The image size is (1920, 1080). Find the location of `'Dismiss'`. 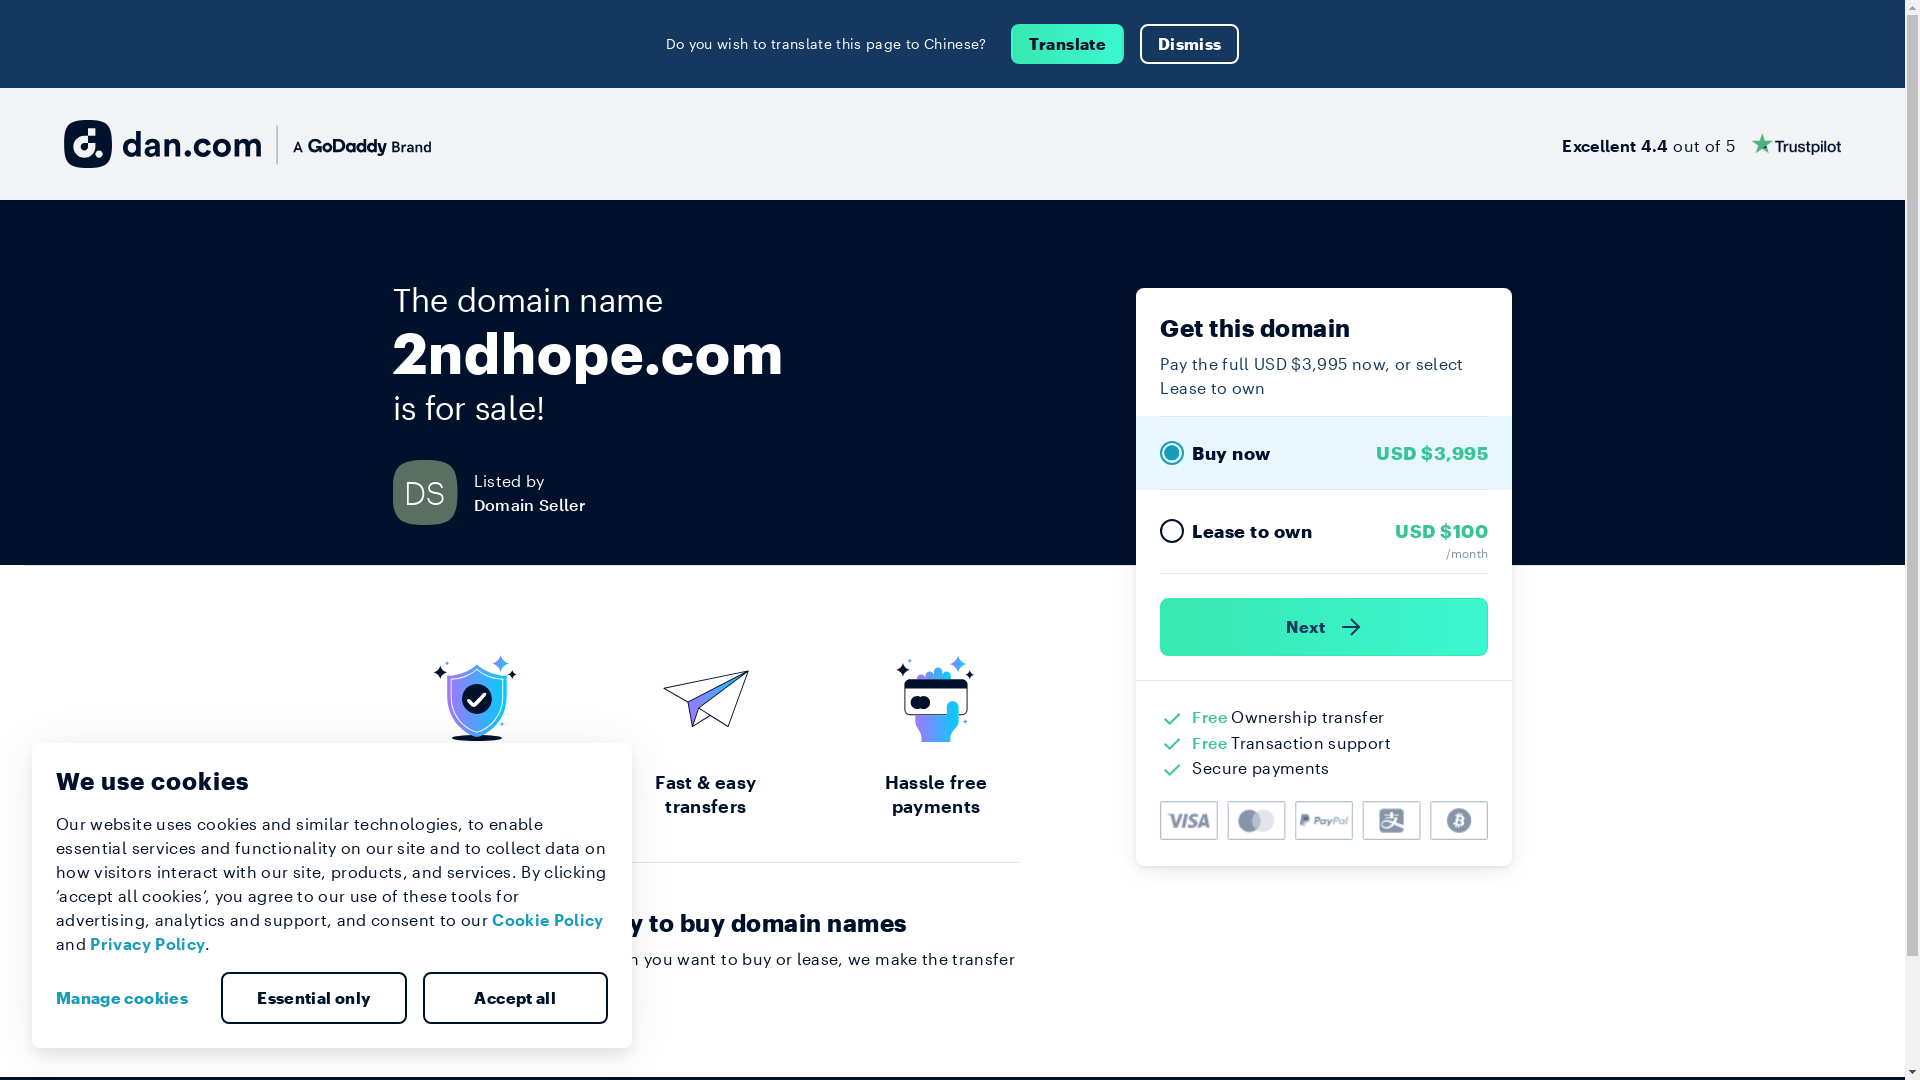

'Dismiss' is located at coordinates (1189, 43).